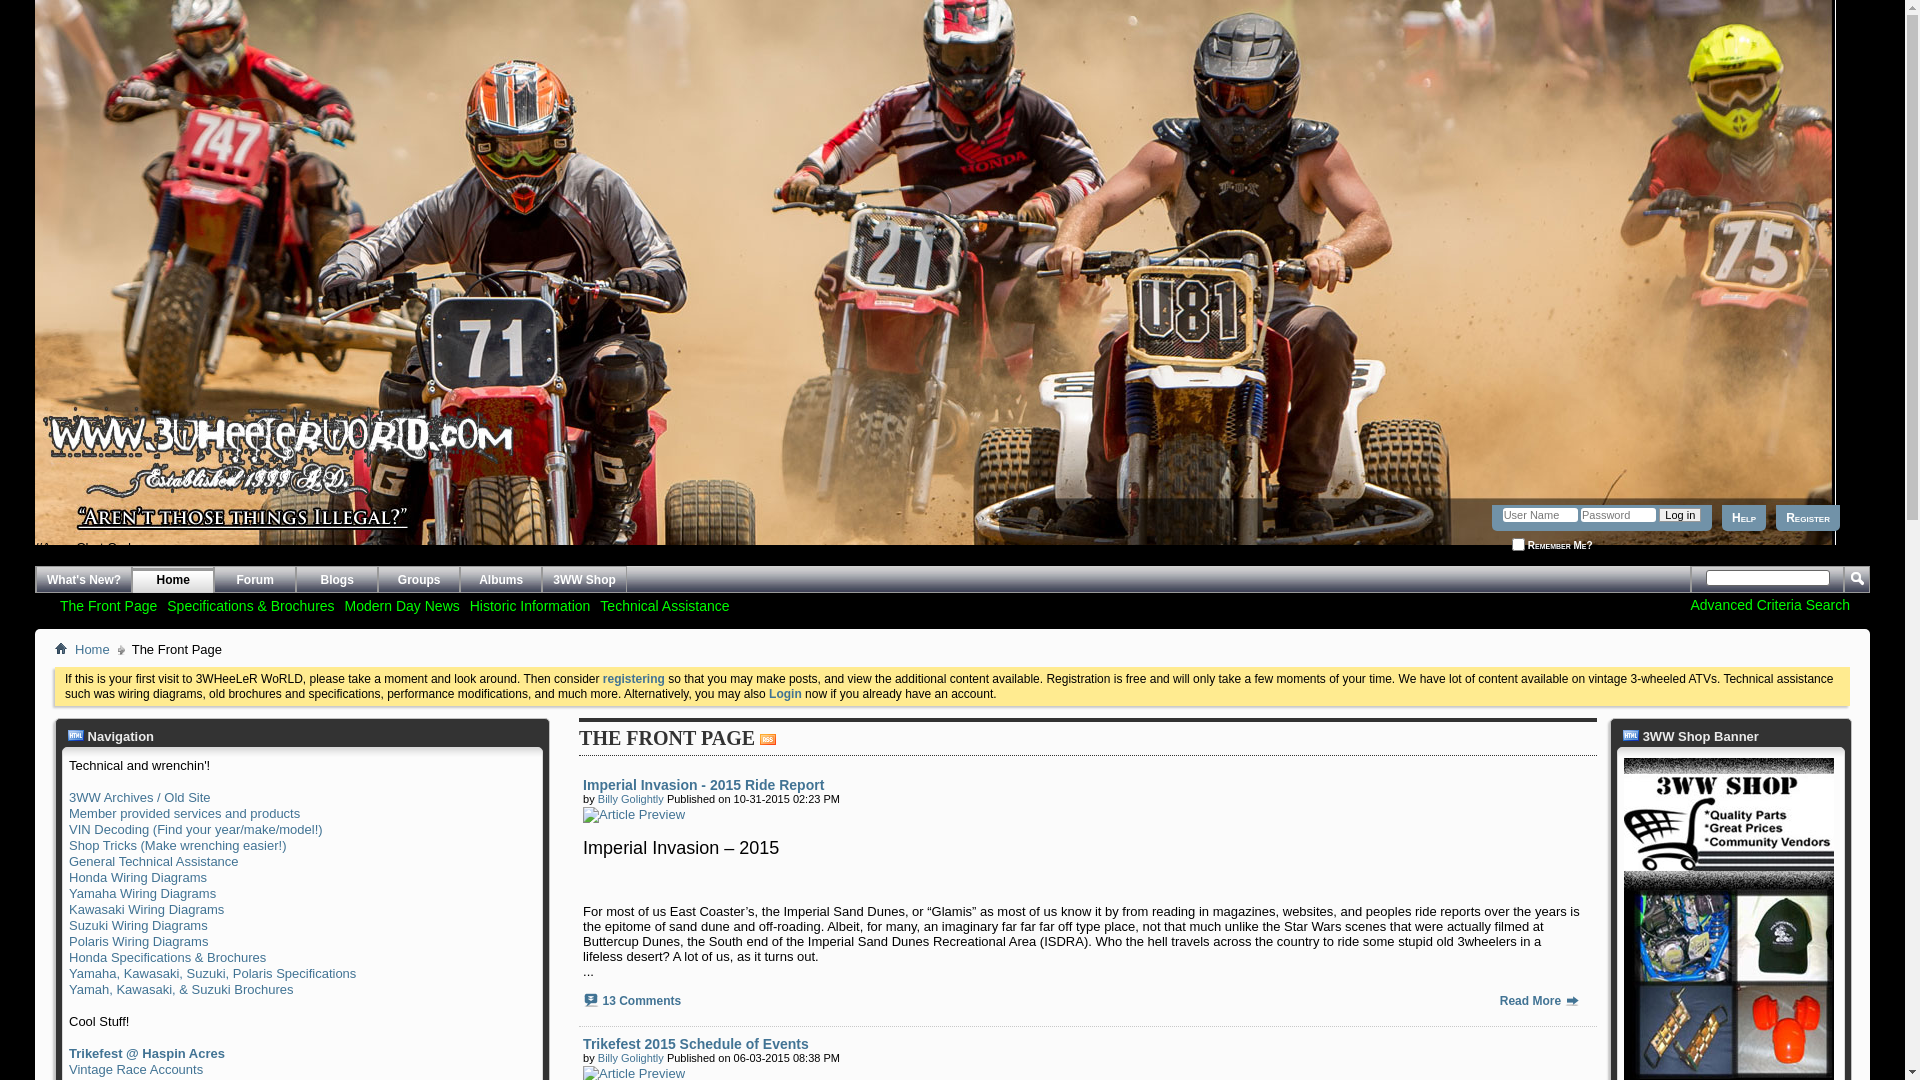 The height and width of the screenshot is (1080, 1920). What do you see at coordinates (1808, 516) in the screenshot?
I see `'Register'` at bounding box center [1808, 516].